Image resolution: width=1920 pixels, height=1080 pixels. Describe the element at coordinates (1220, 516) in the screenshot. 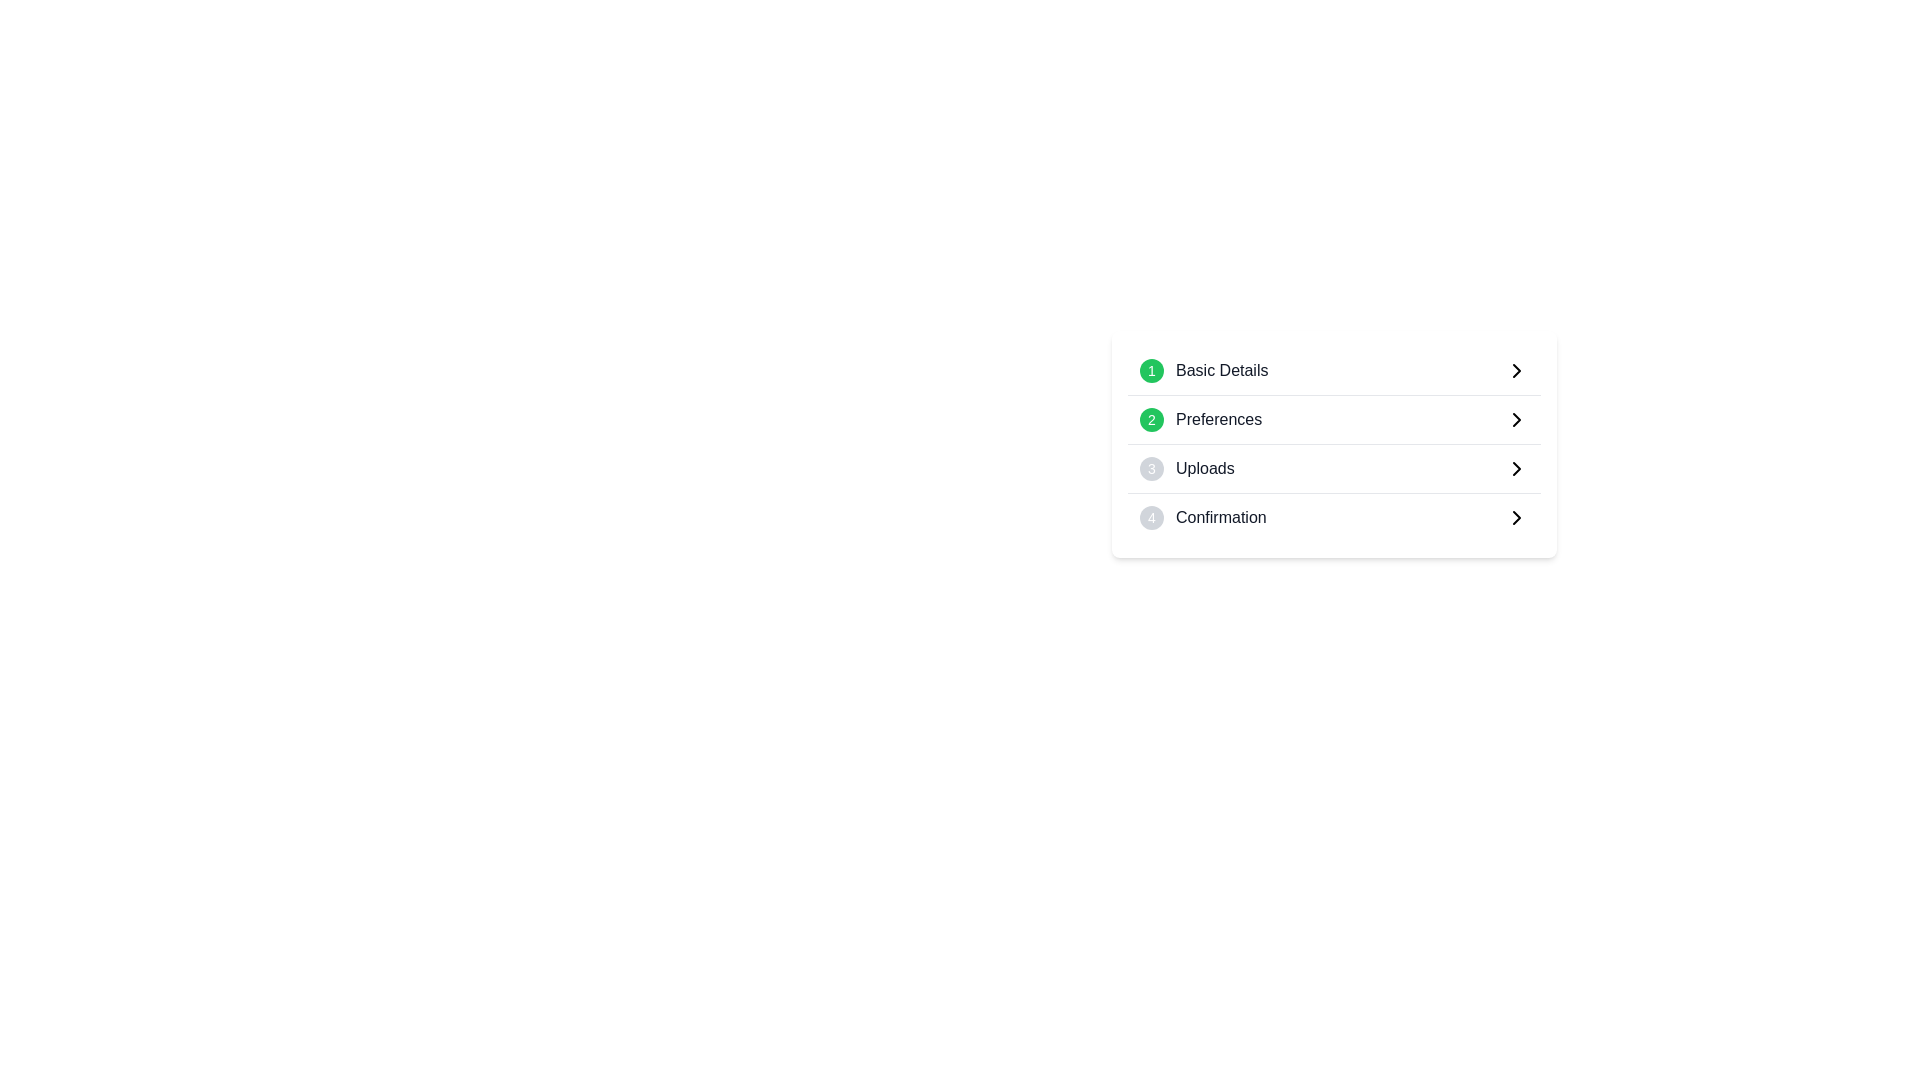

I see `the text label that indicates the fourth step in a sequential process, positioned next to a gray, rounded numerical icon labeled '4', located towards the bottom-right corner of the layout` at that location.